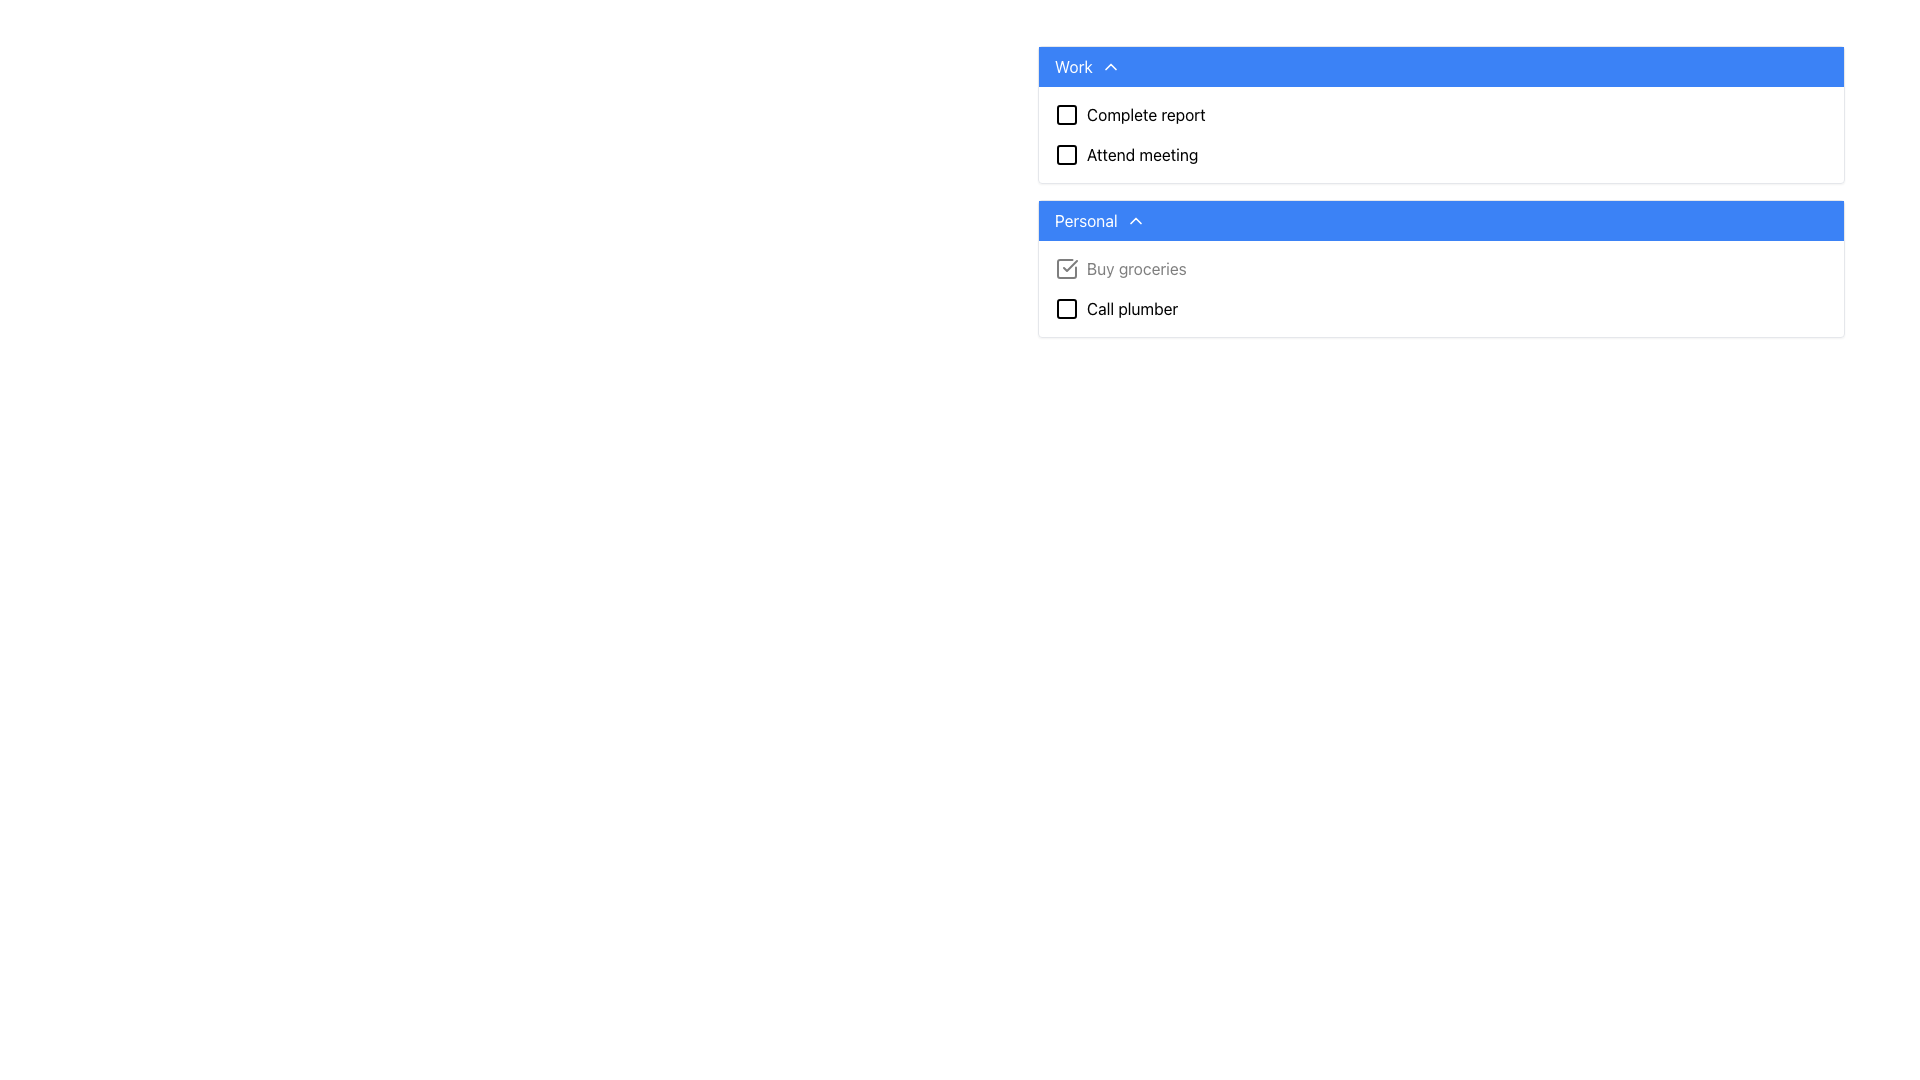 The image size is (1920, 1080). Describe the element at coordinates (1065, 115) in the screenshot. I see `the interactive checkbox located in the 'Work' category group, positioned to the left of the 'Complete report' text` at that location.